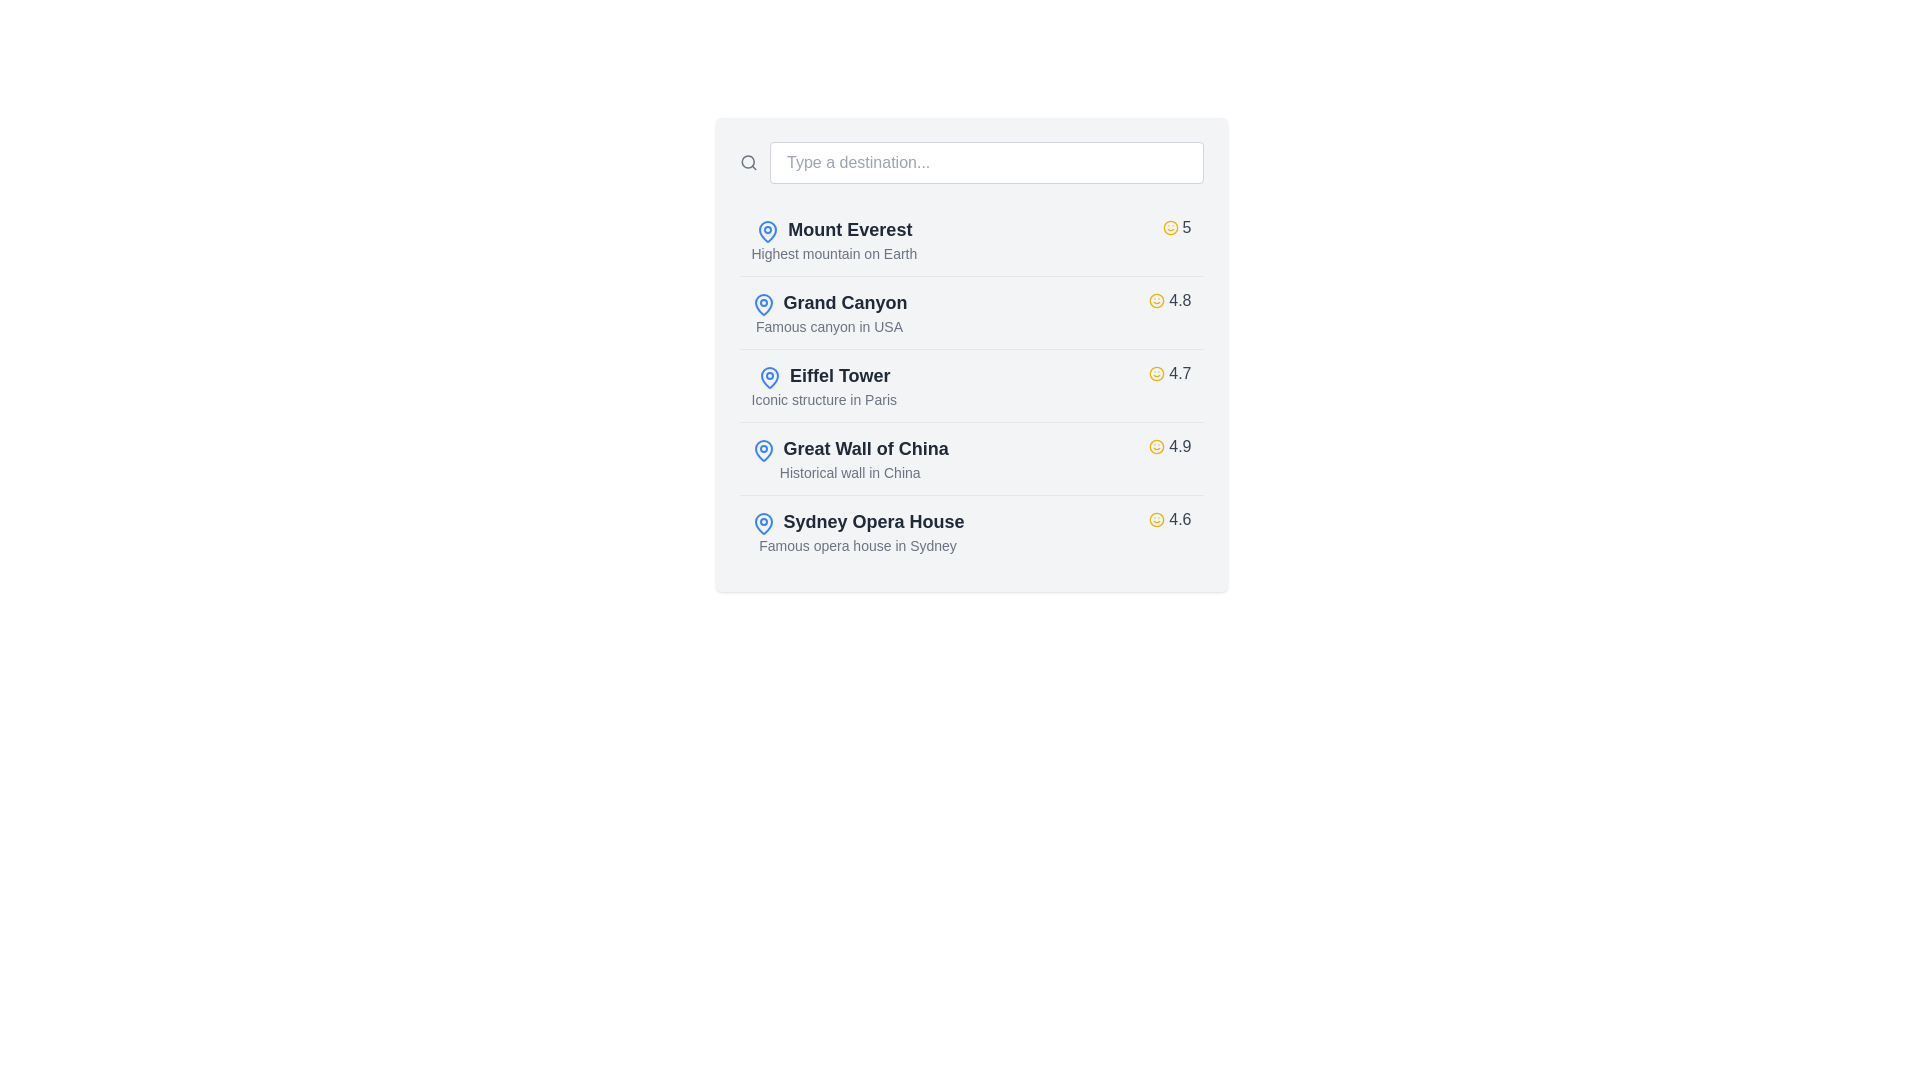 The image size is (1920, 1080). Describe the element at coordinates (840, 375) in the screenshot. I see `text label displaying 'Eiffel Tower' which is located in the second row of a list, characterized by a bold font style and dark gray color` at that location.